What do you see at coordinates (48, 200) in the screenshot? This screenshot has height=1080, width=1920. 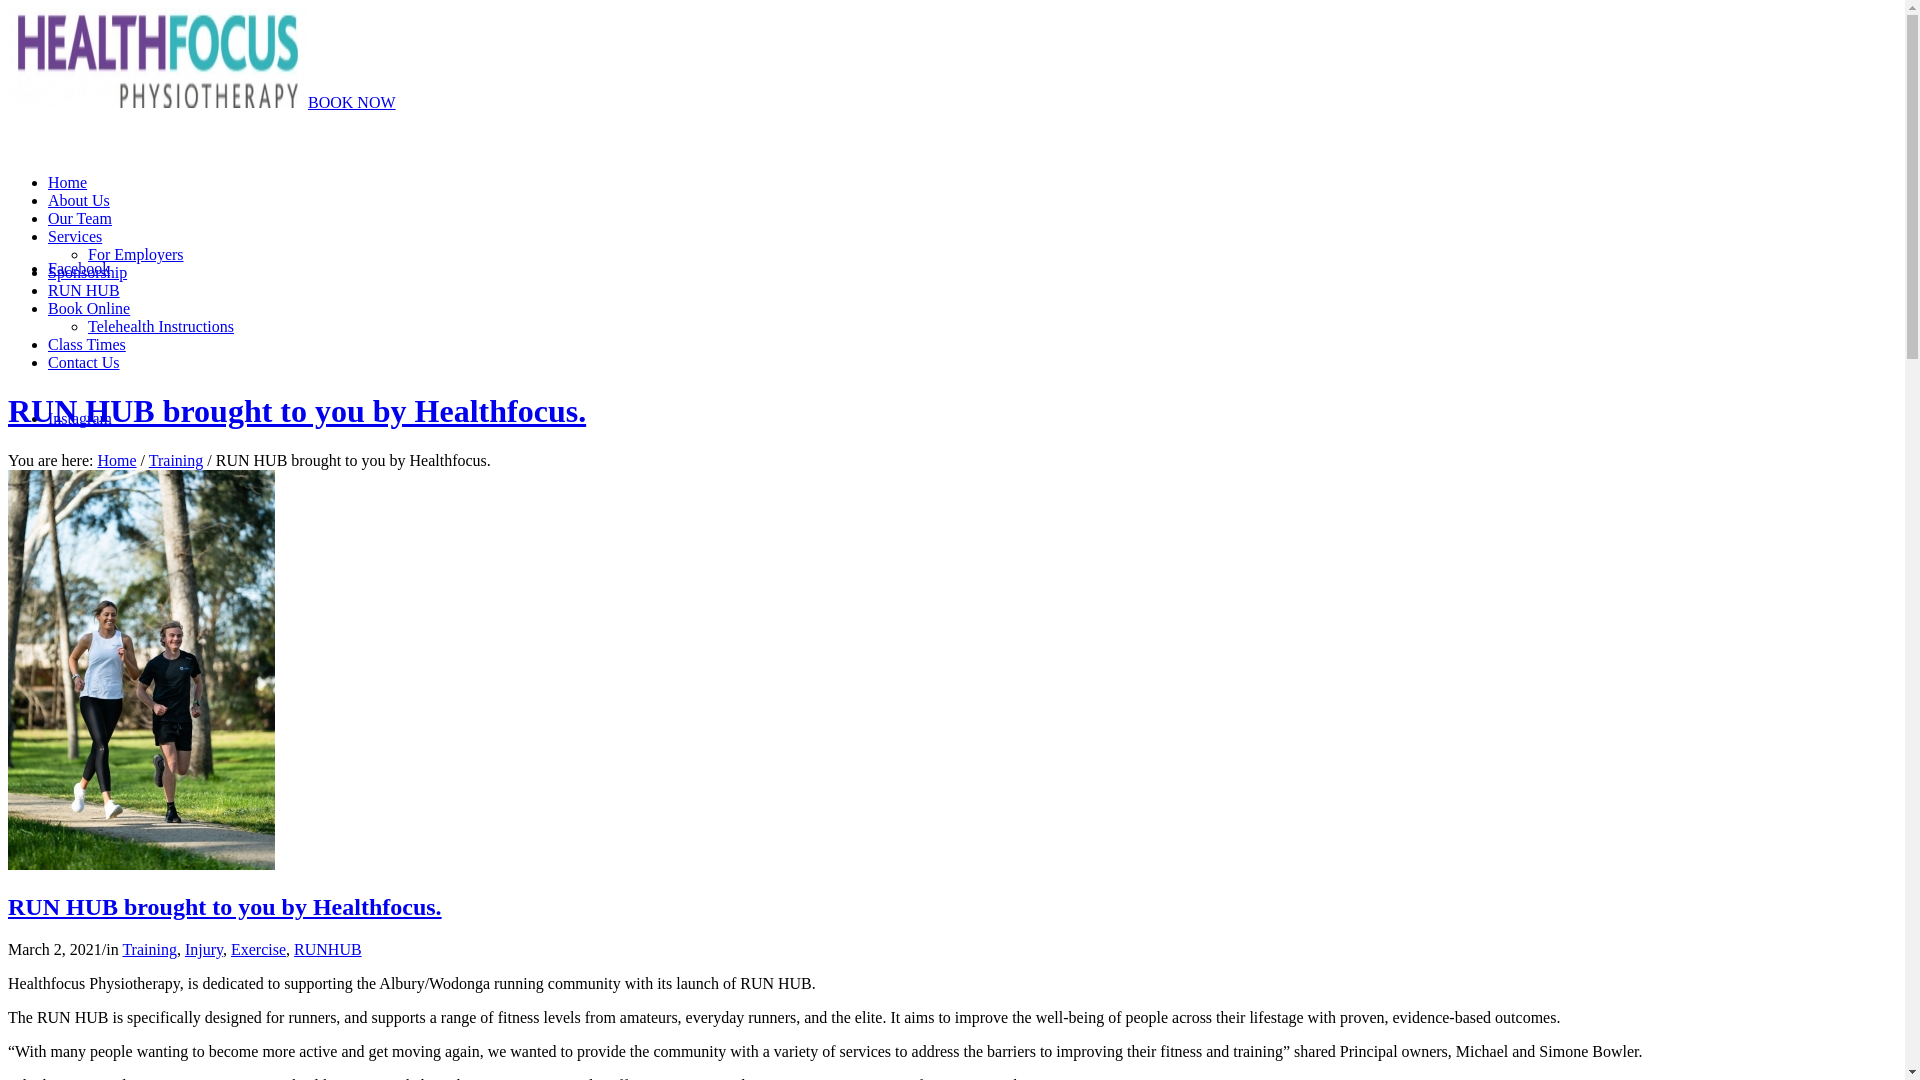 I see `'About Us'` at bounding box center [48, 200].